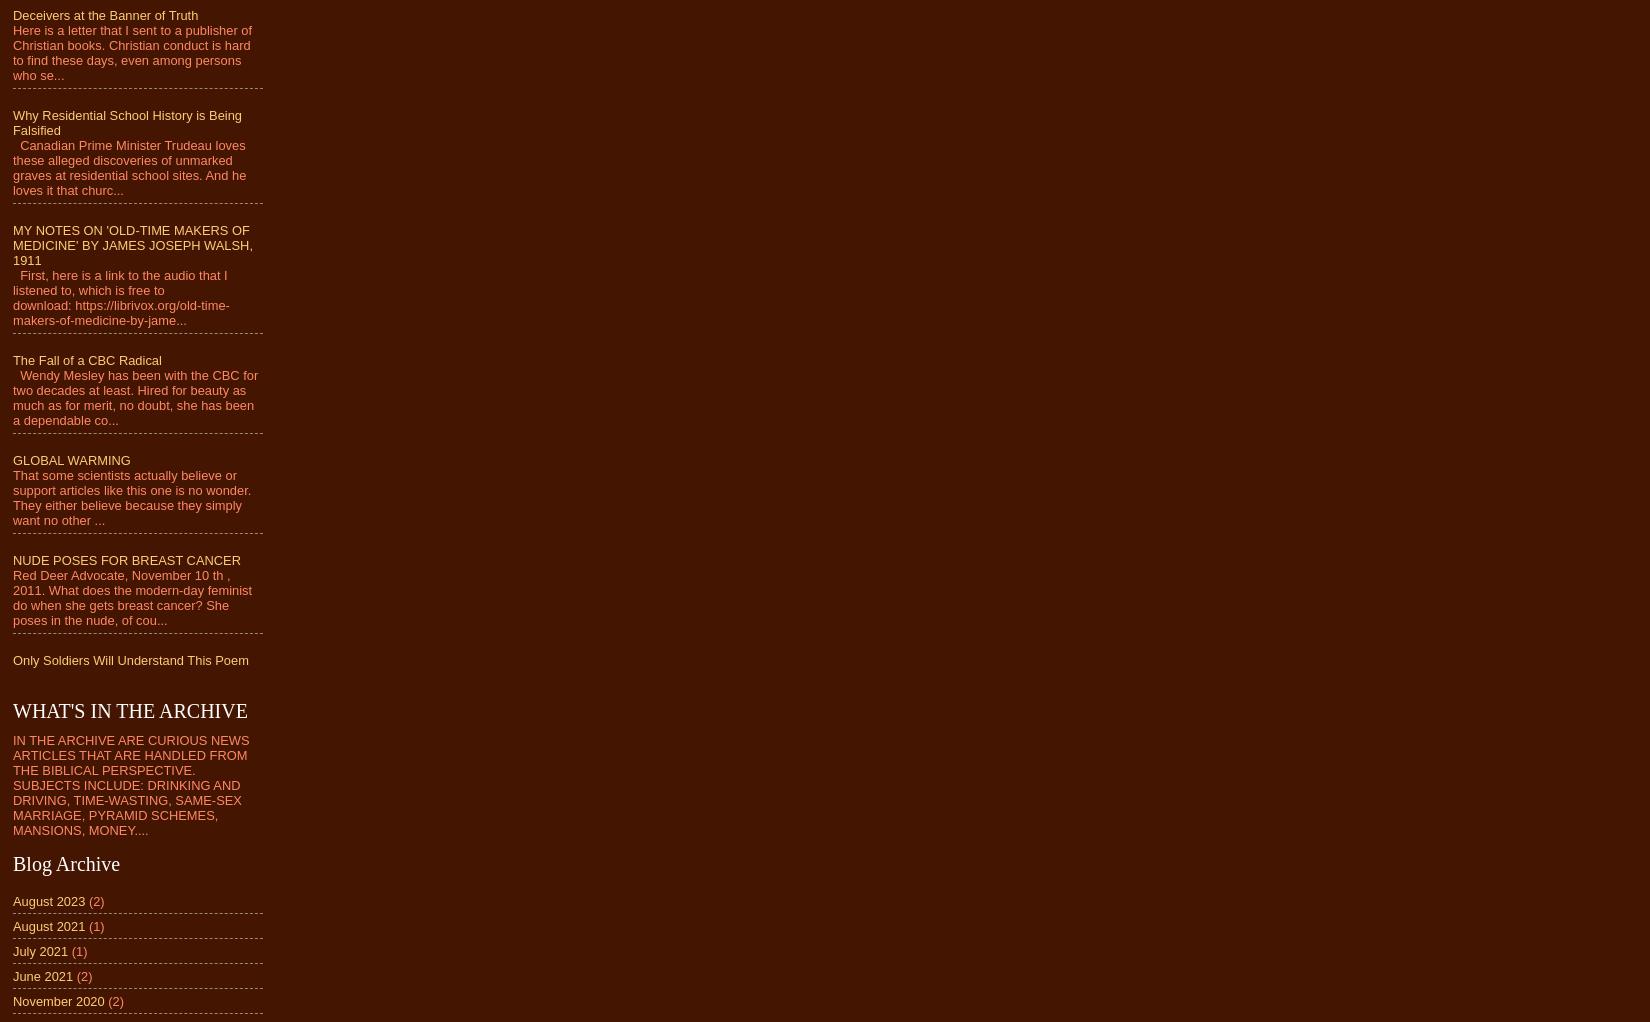 This screenshot has width=1650, height=1022. I want to click on 'That some scientists actually believe or support articles like this one is no wonder. They either believe because they simply want no other ...', so click(13, 498).